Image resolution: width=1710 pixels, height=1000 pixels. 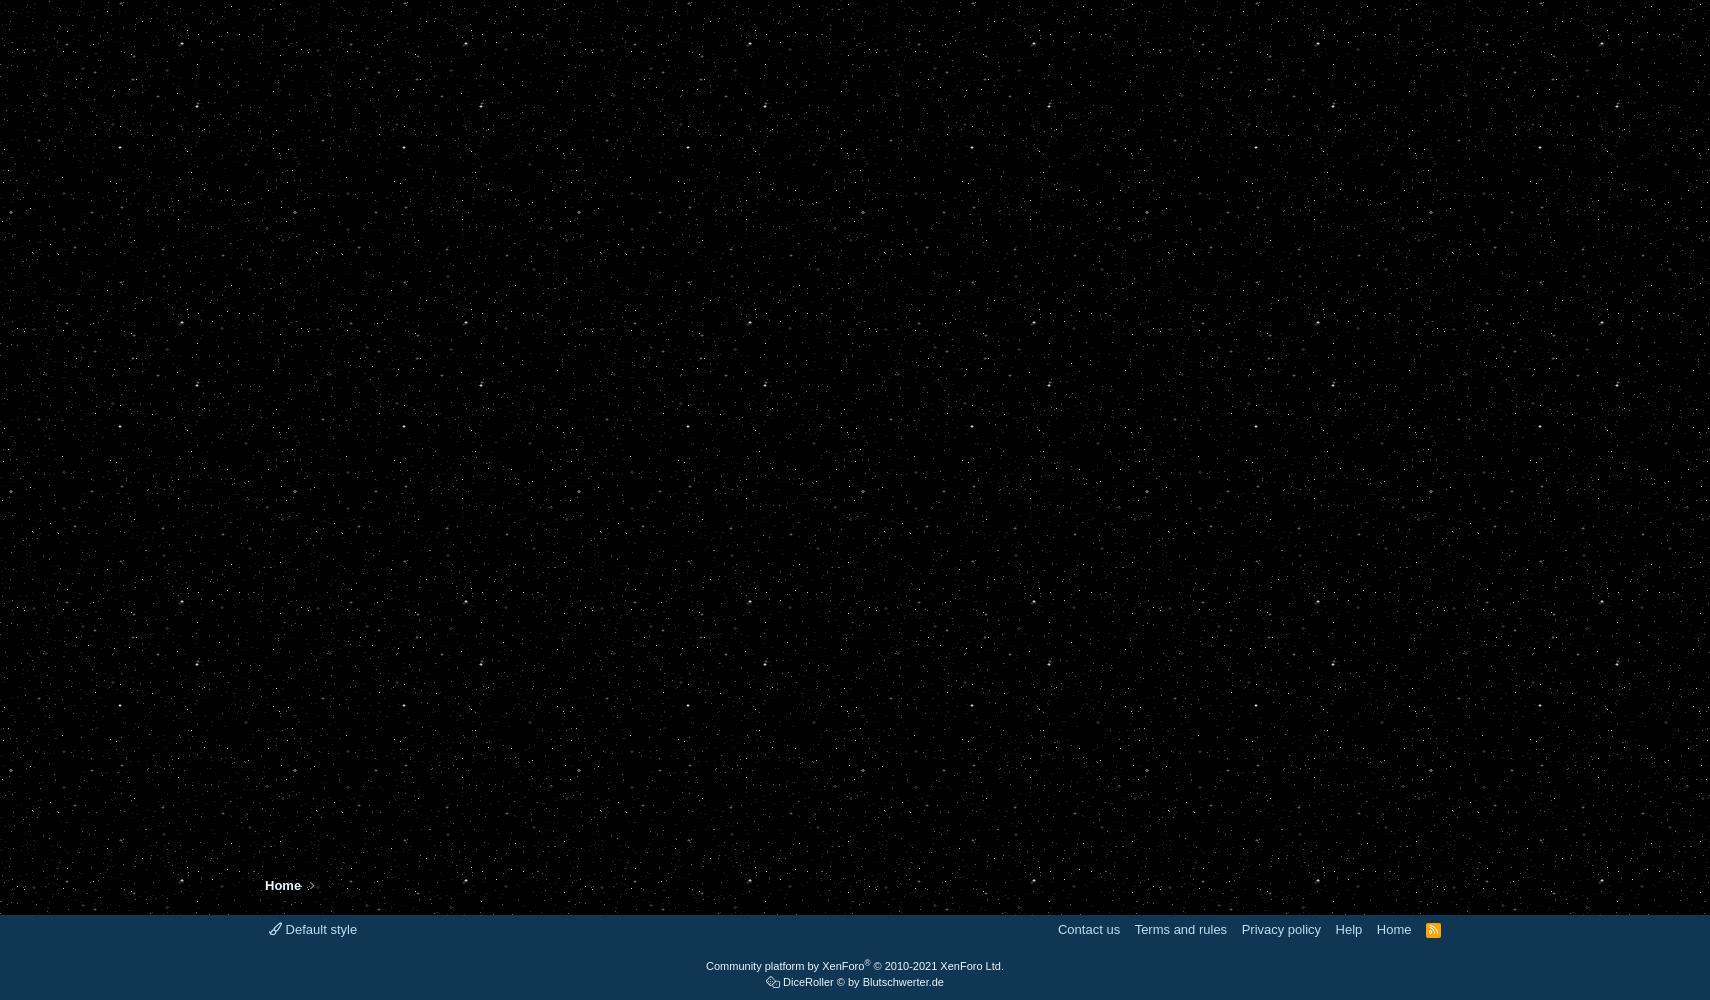 What do you see at coordinates (1179, 929) in the screenshot?
I see `'Terms and rules'` at bounding box center [1179, 929].